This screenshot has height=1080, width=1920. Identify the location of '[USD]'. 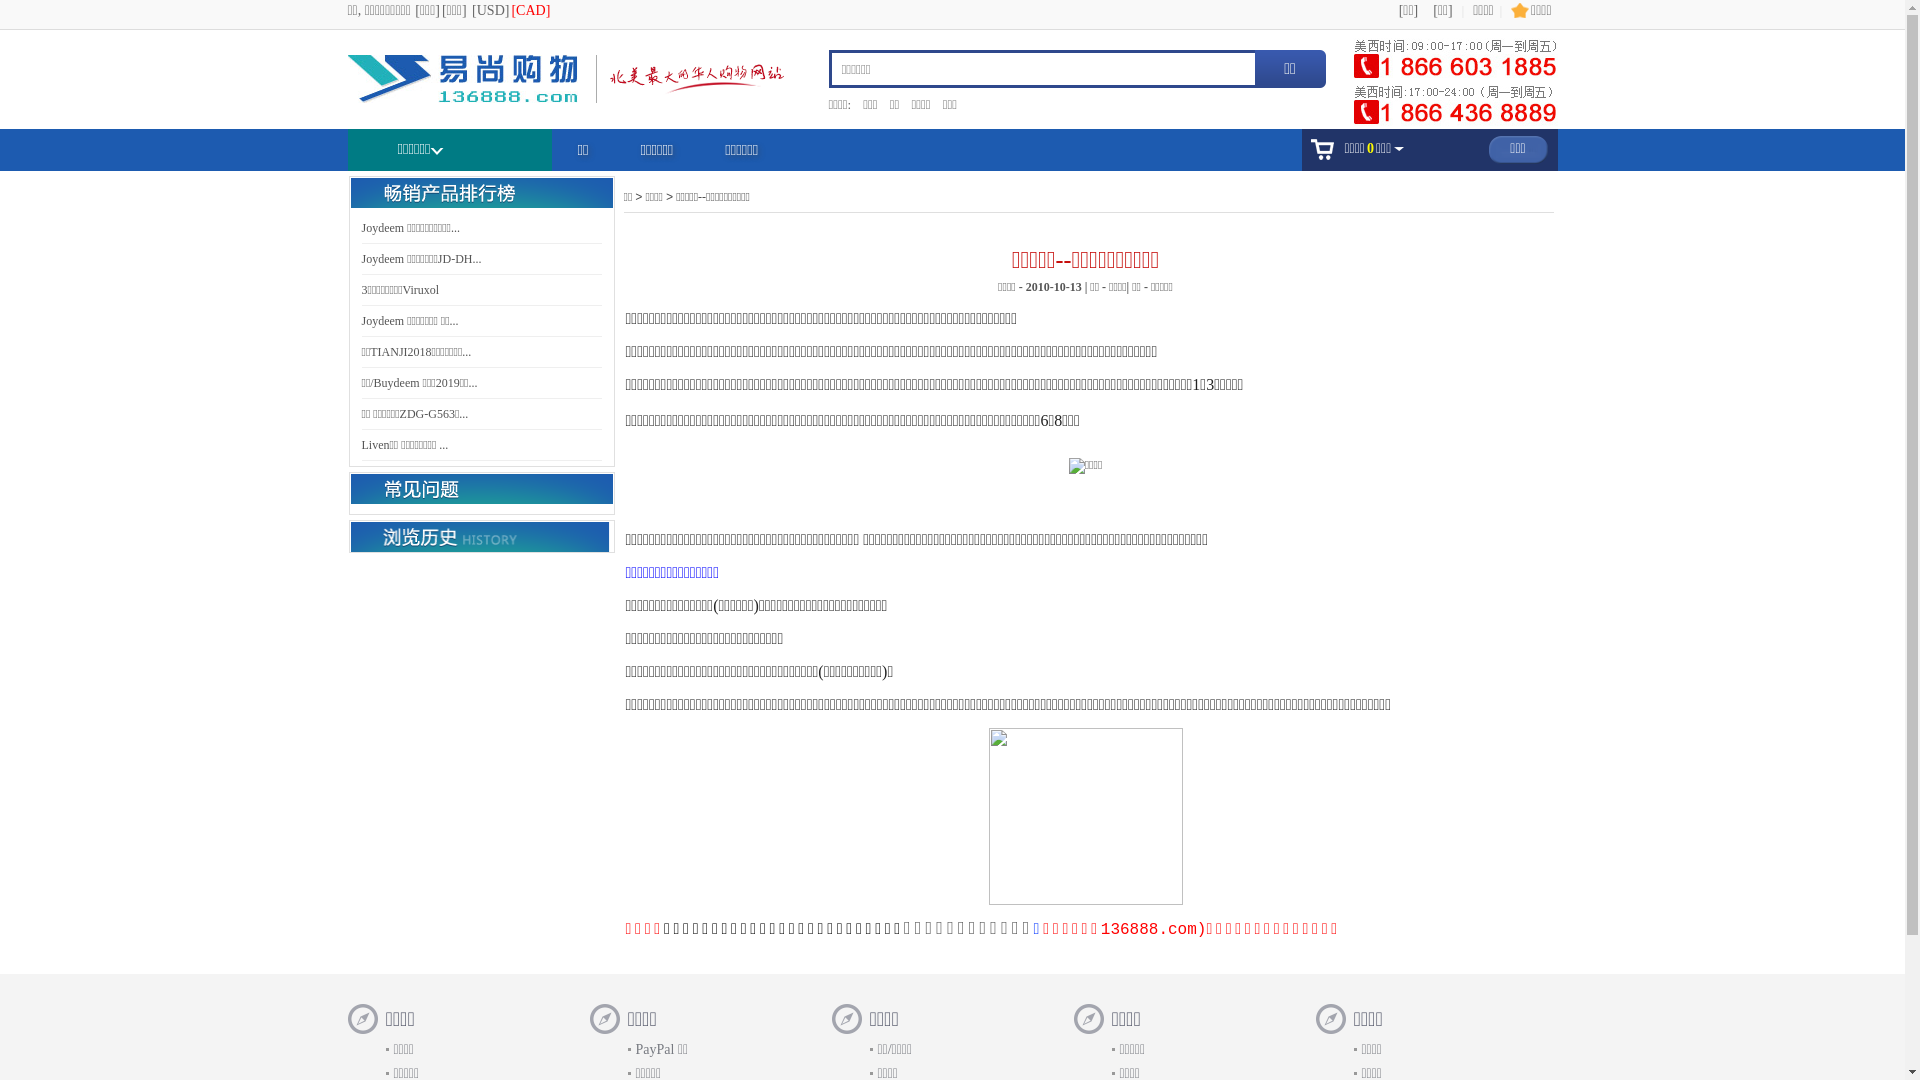
(470, 10).